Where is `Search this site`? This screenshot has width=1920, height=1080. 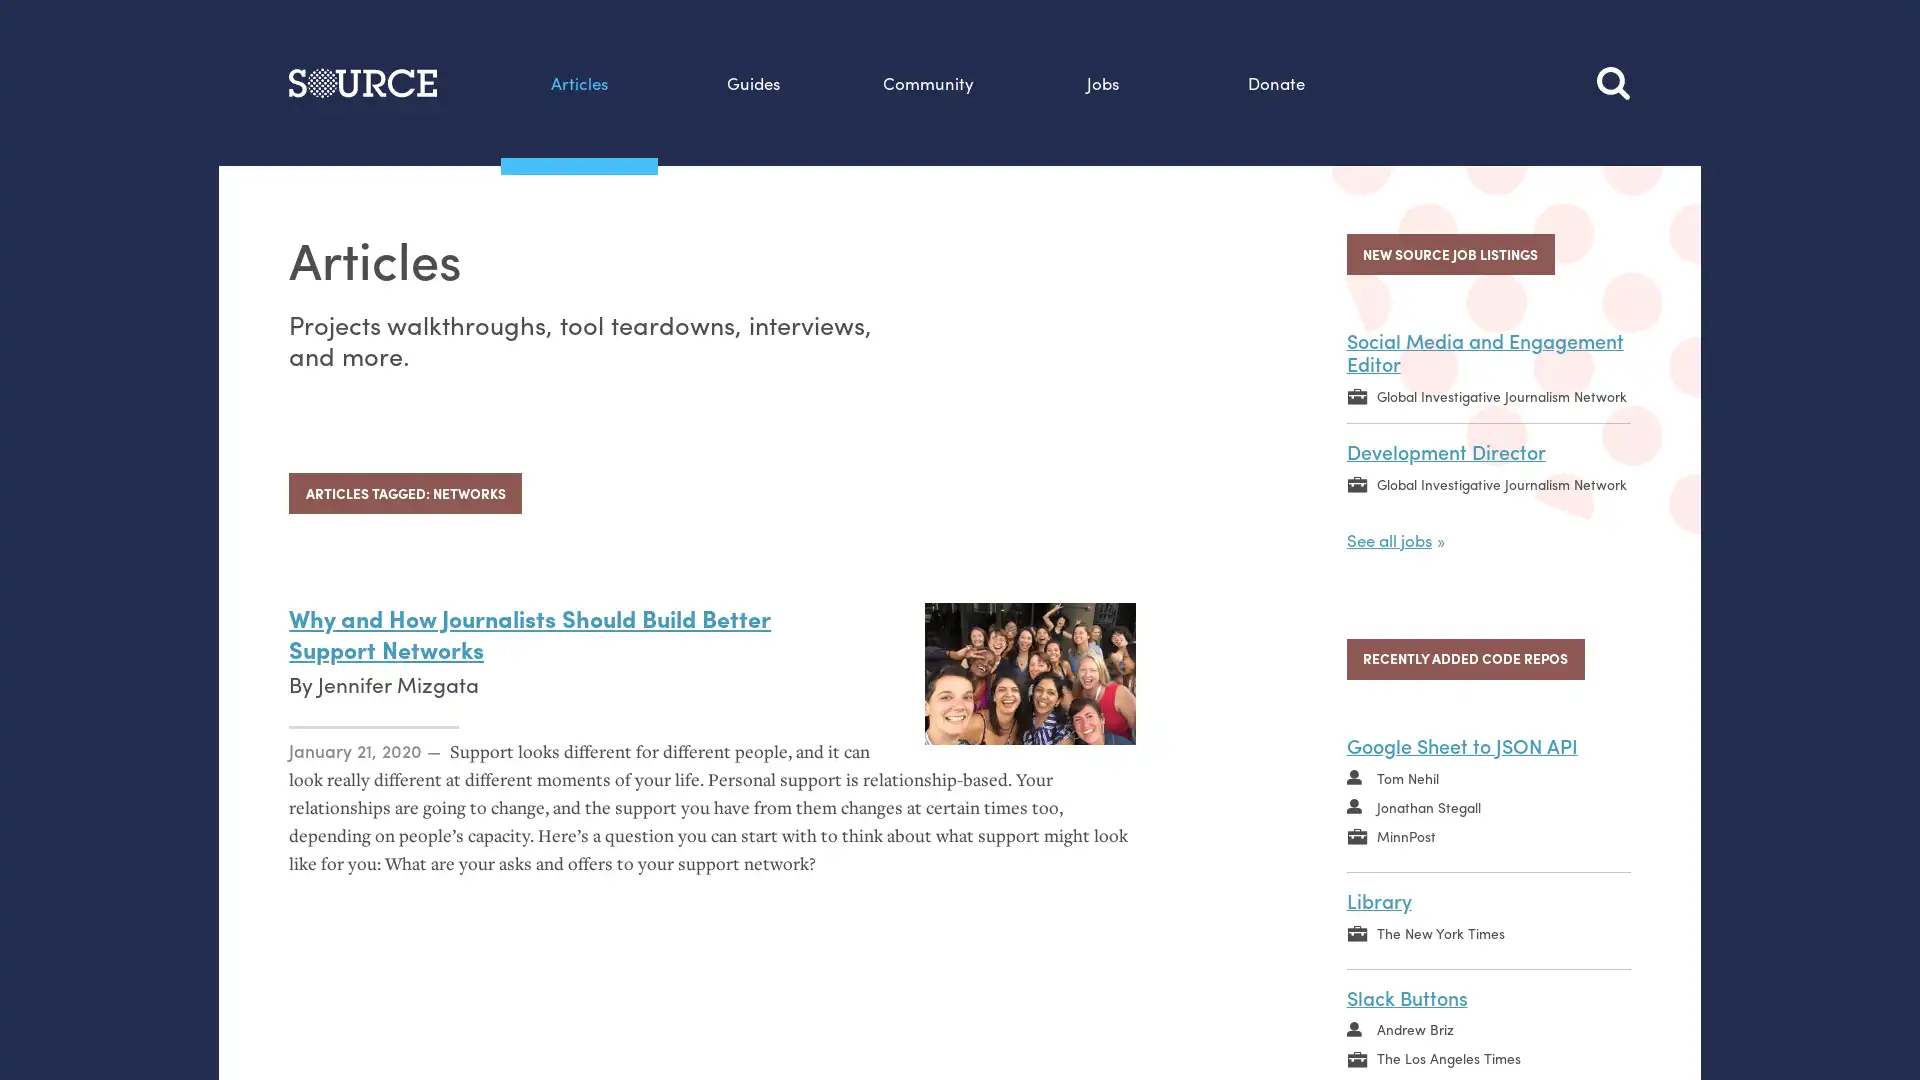
Search this site is located at coordinates (218, 165).